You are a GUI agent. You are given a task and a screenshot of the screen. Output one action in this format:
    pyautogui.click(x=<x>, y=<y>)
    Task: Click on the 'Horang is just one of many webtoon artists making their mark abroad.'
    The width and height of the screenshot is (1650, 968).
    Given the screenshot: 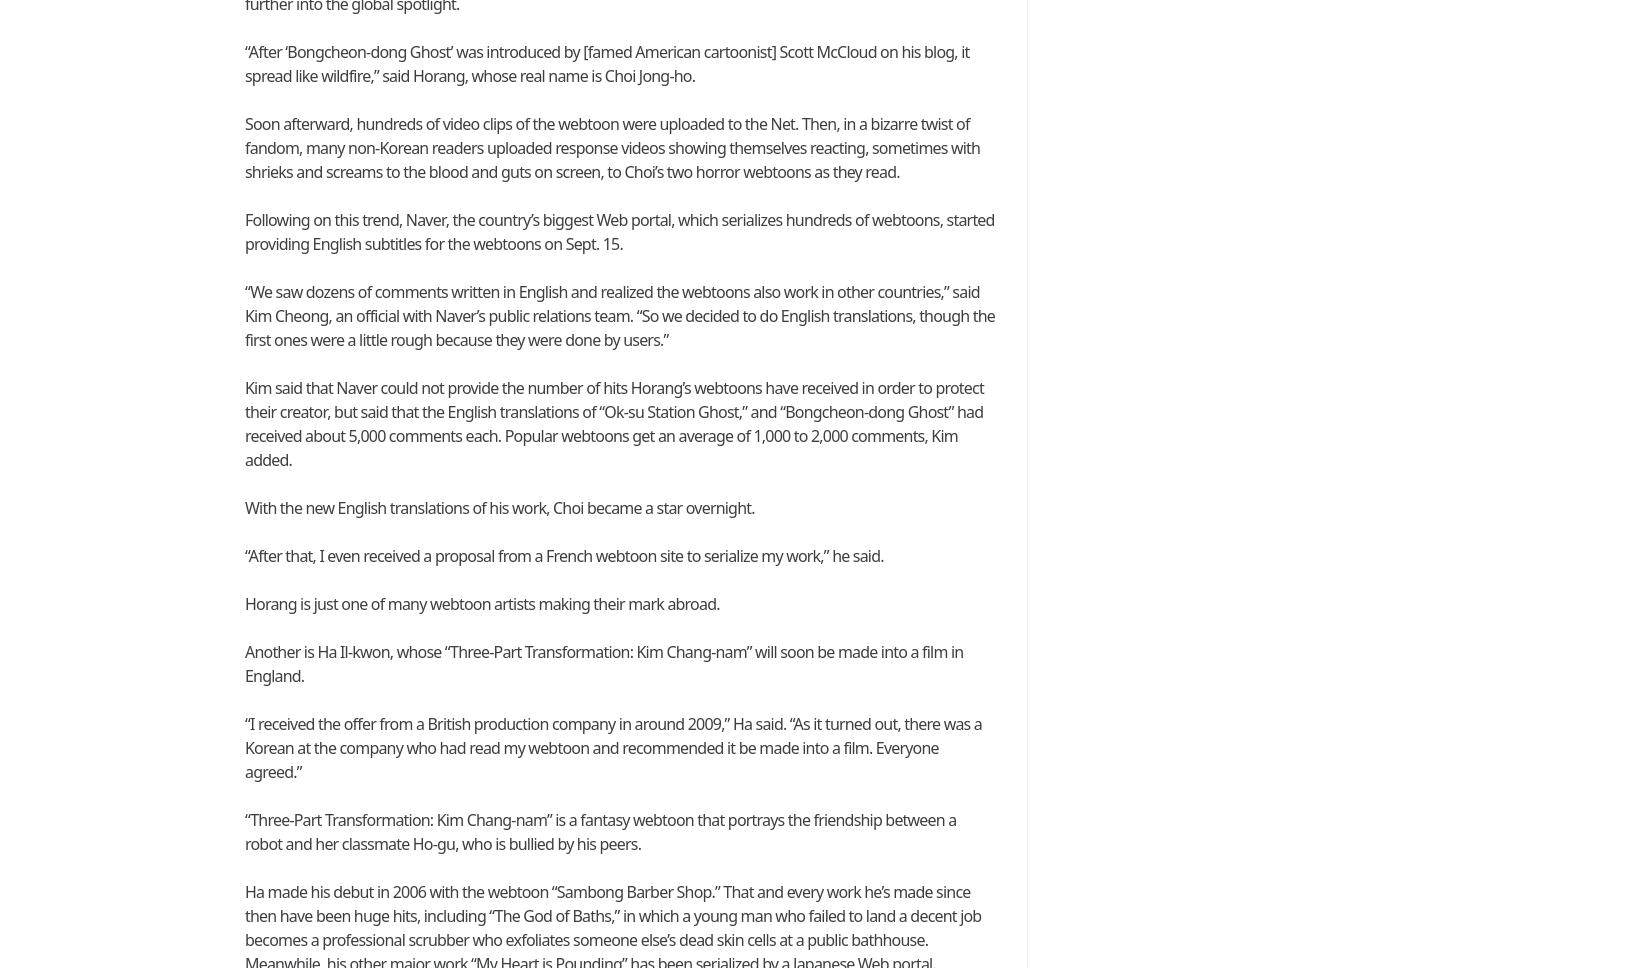 What is the action you would take?
    pyautogui.click(x=480, y=604)
    